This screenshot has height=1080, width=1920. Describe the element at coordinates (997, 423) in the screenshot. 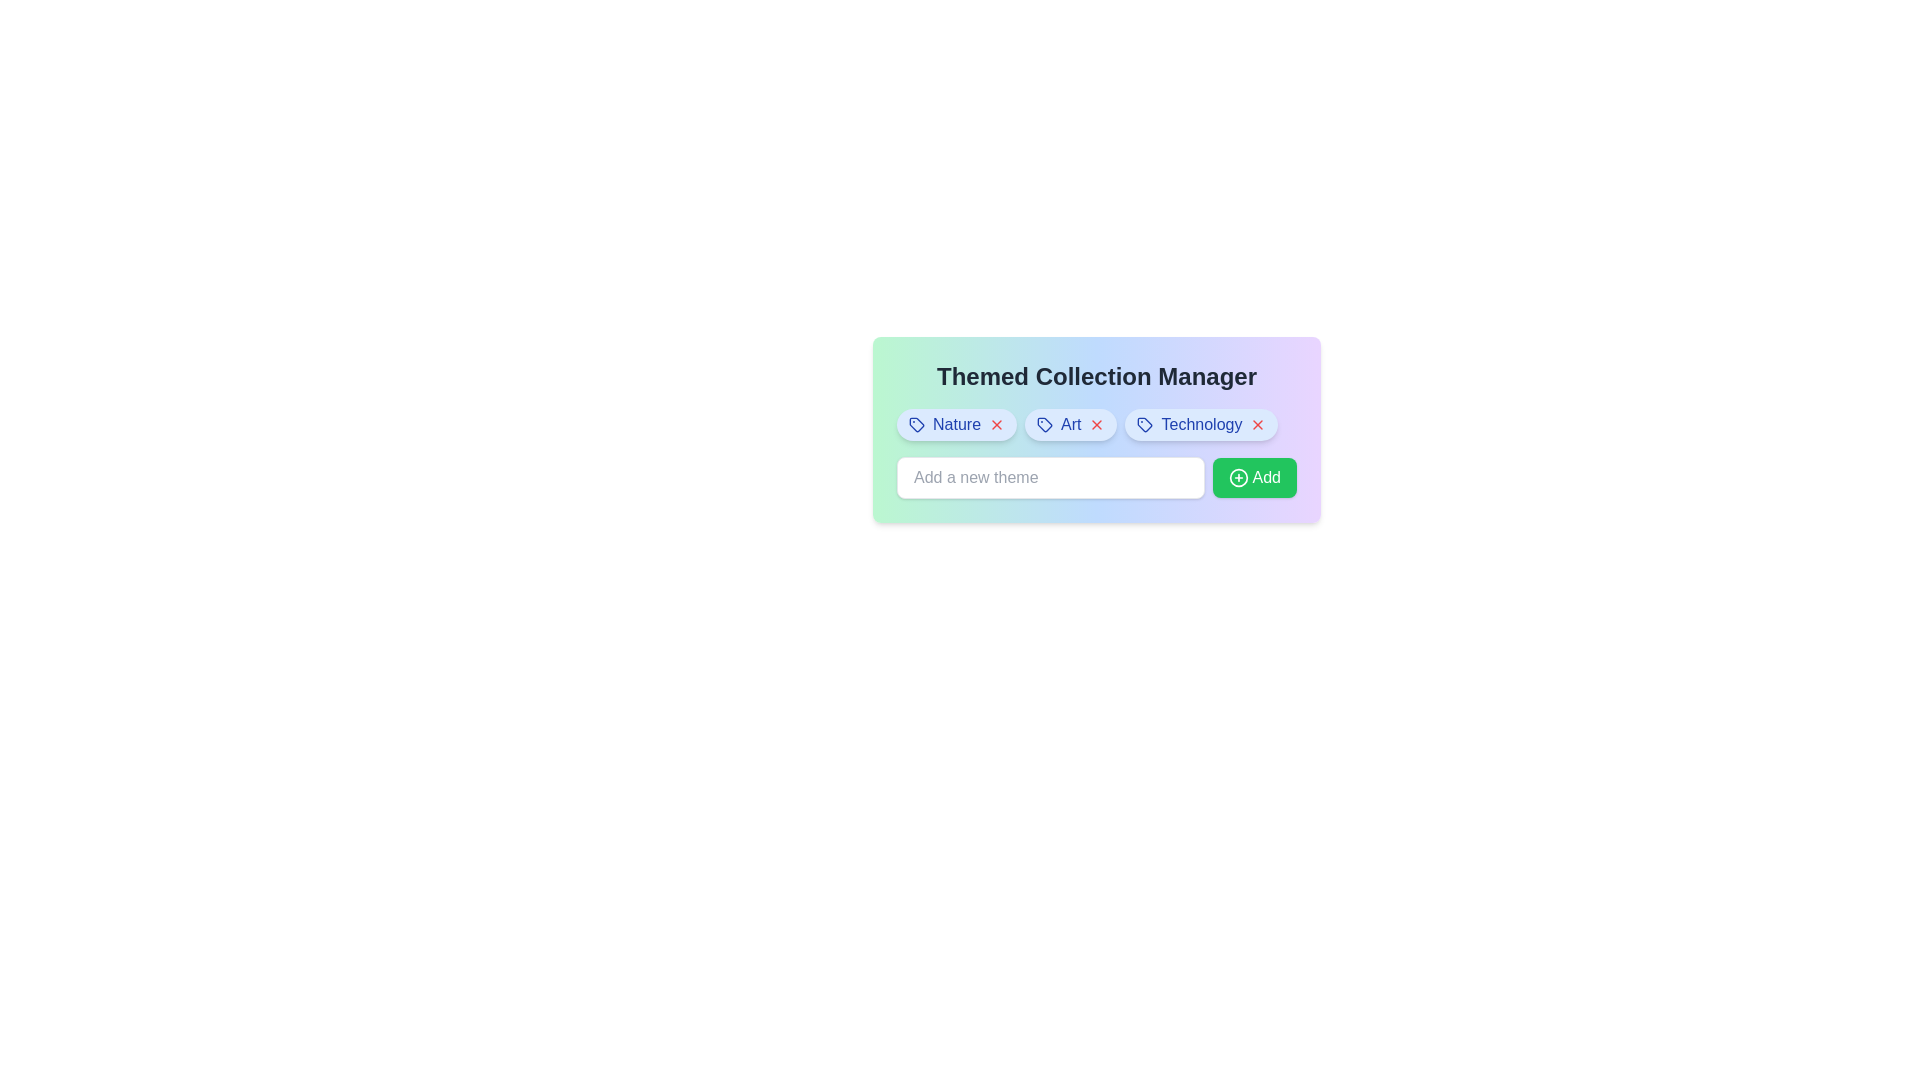

I see `'X' button for the theme Nature` at that location.